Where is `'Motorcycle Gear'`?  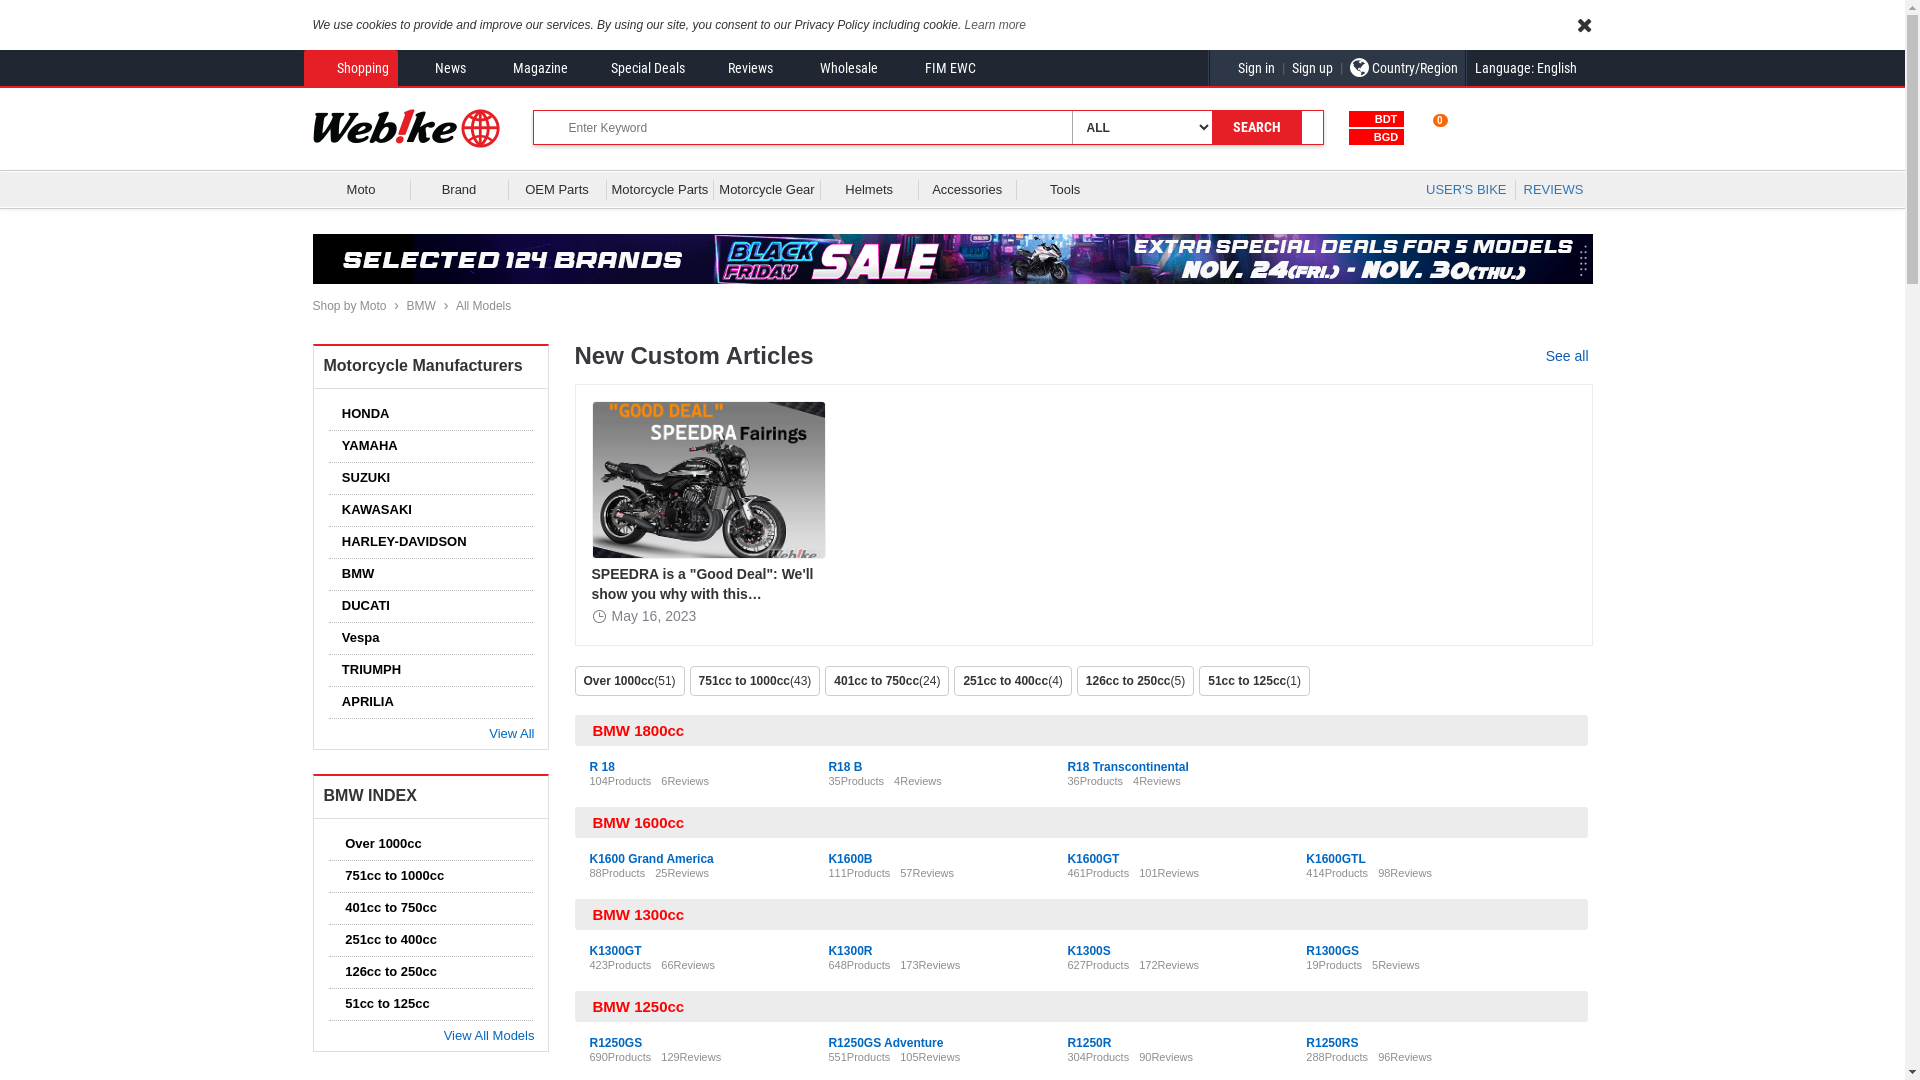 'Motorcycle Gear' is located at coordinates (765, 189).